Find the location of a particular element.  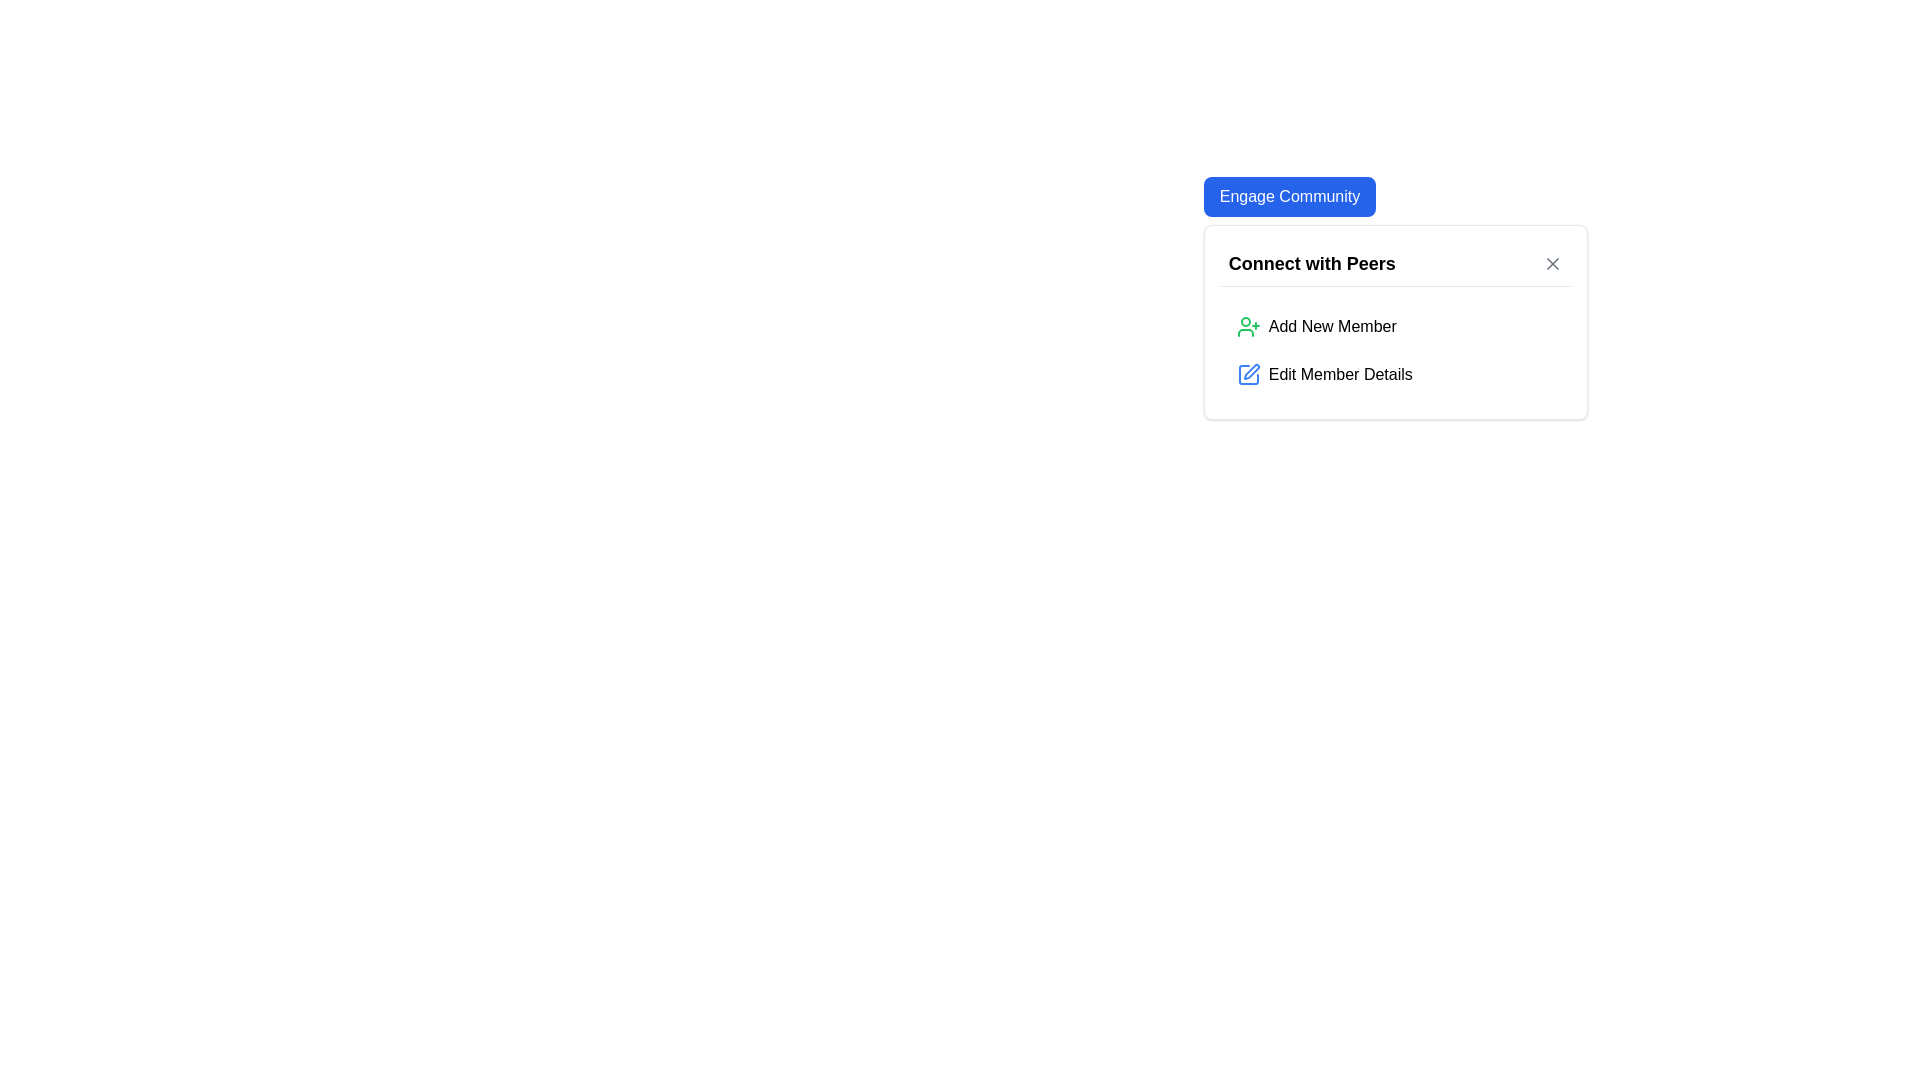

the community engagement button located at the top-left part of the pop-up UI section, positioned above the 'Connect with Peers' dropdown menu is located at coordinates (1289, 196).